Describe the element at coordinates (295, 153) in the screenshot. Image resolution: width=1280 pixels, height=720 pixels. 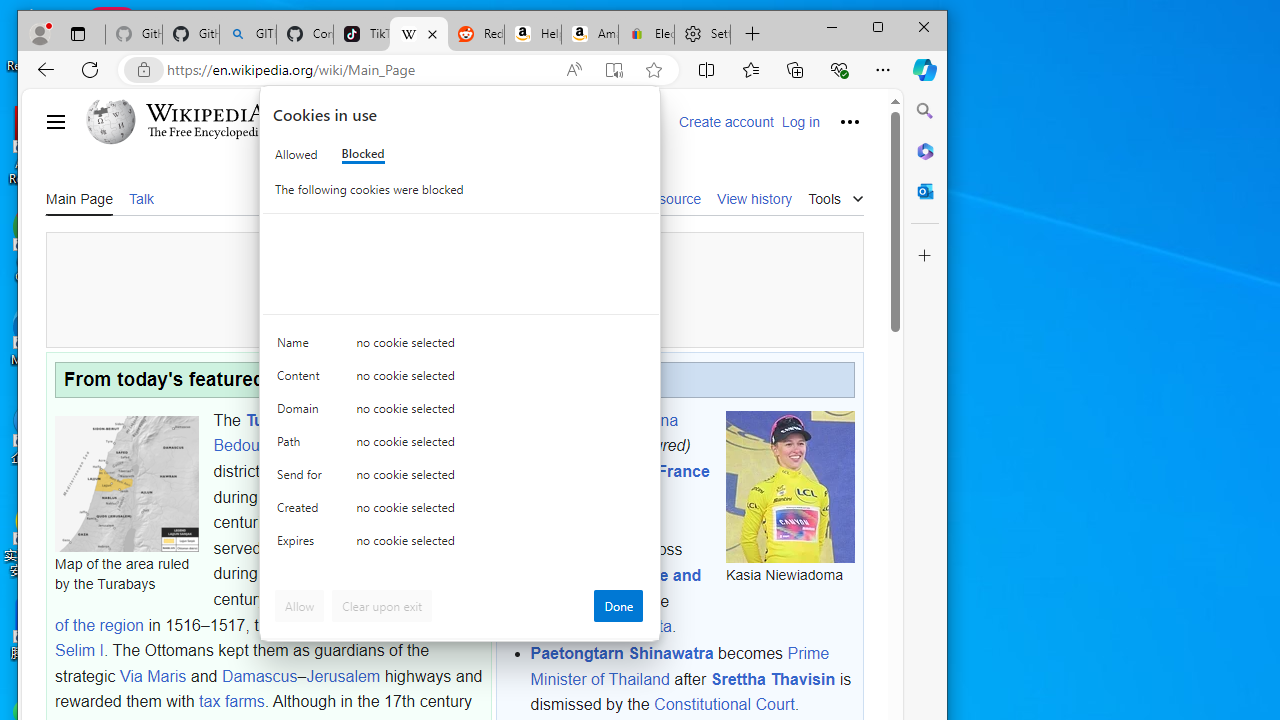
I see `'Allowed'` at that location.